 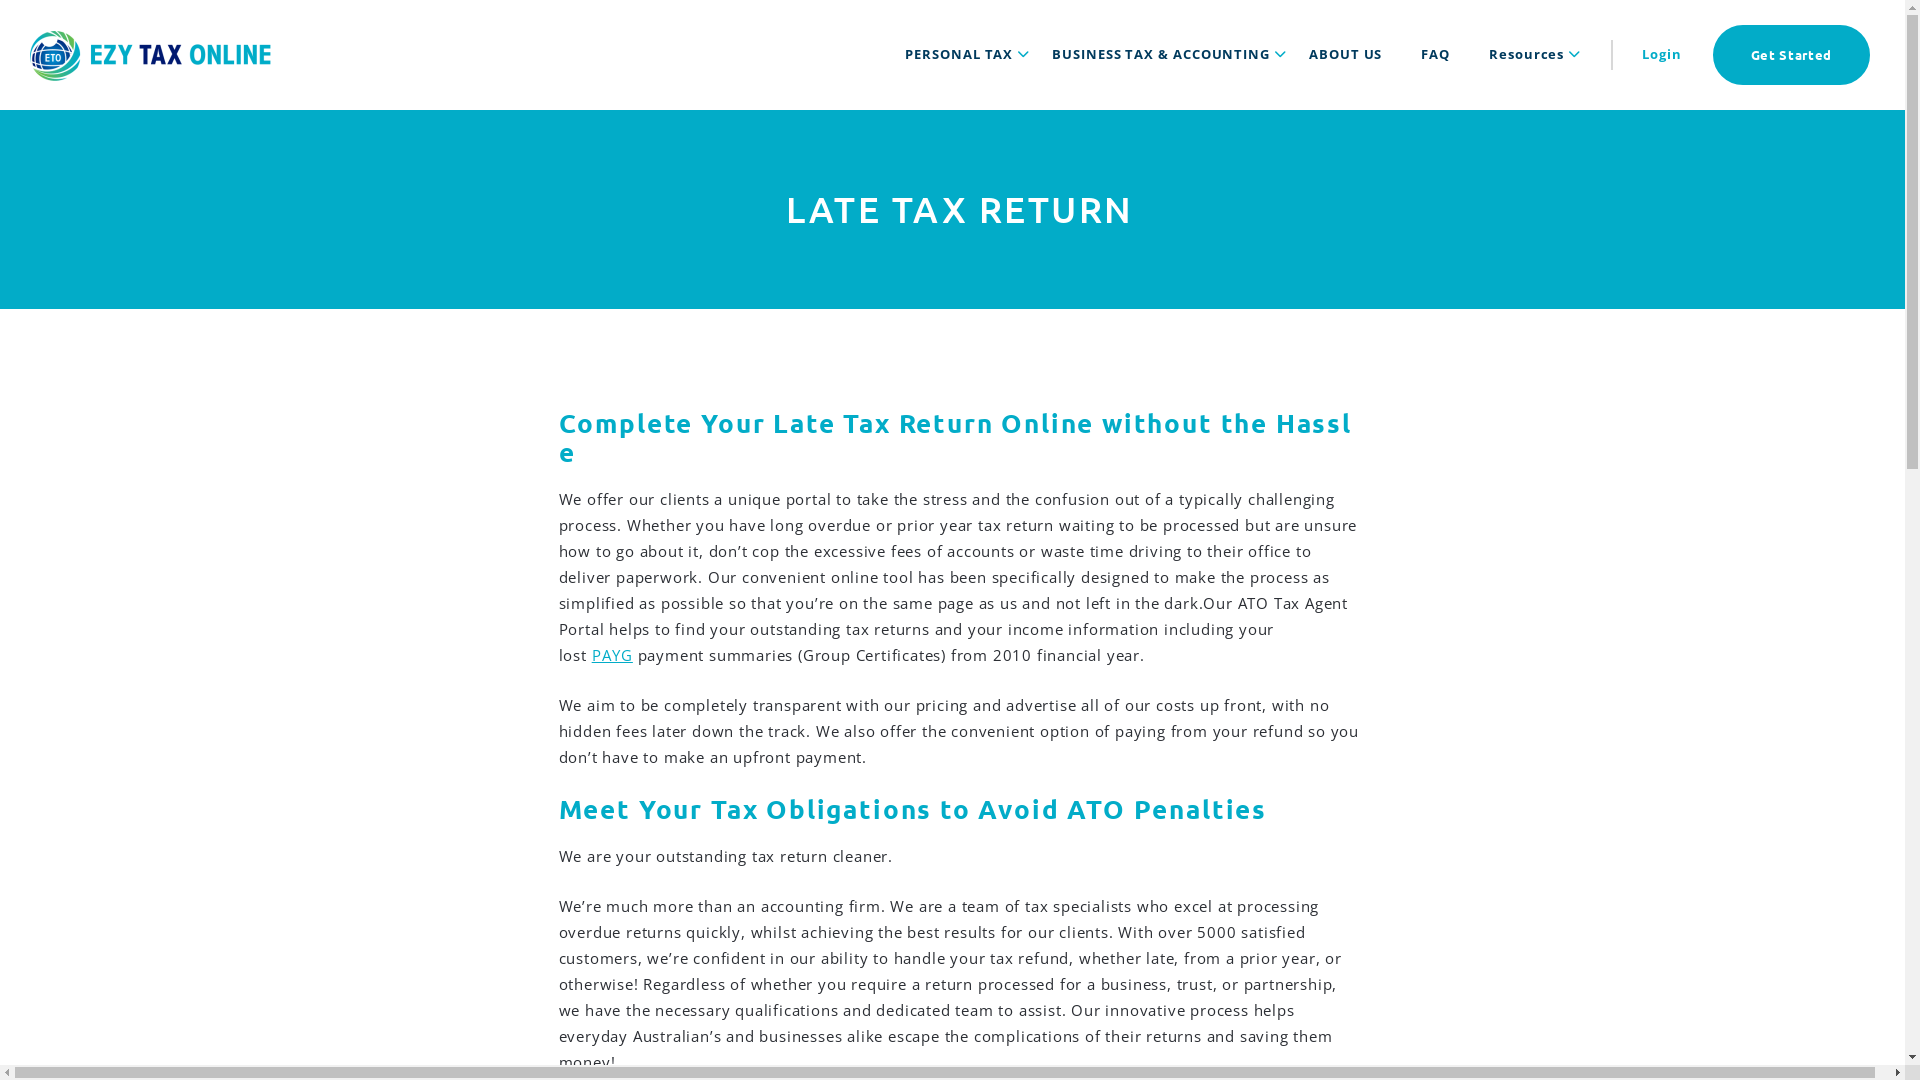 What do you see at coordinates (1661, 53) in the screenshot?
I see `'Login'` at bounding box center [1661, 53].